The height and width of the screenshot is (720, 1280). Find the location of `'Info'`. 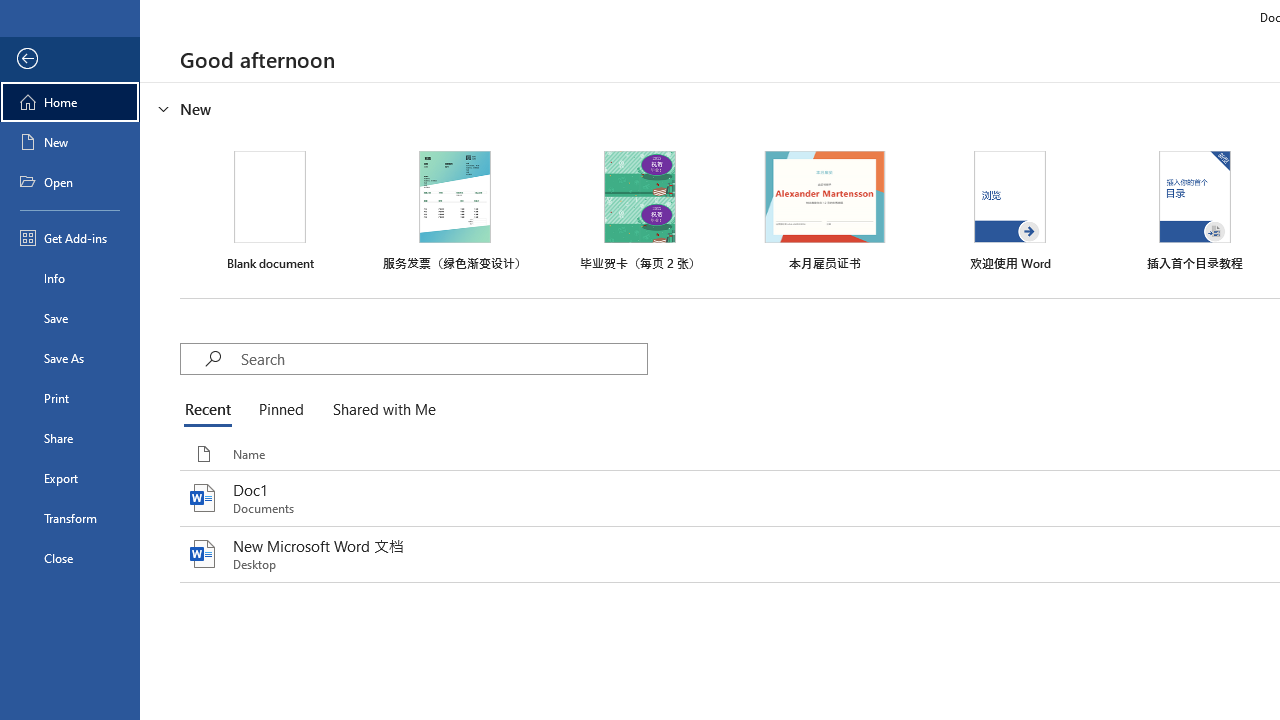

'Info' is located at coordinates (69, 277).